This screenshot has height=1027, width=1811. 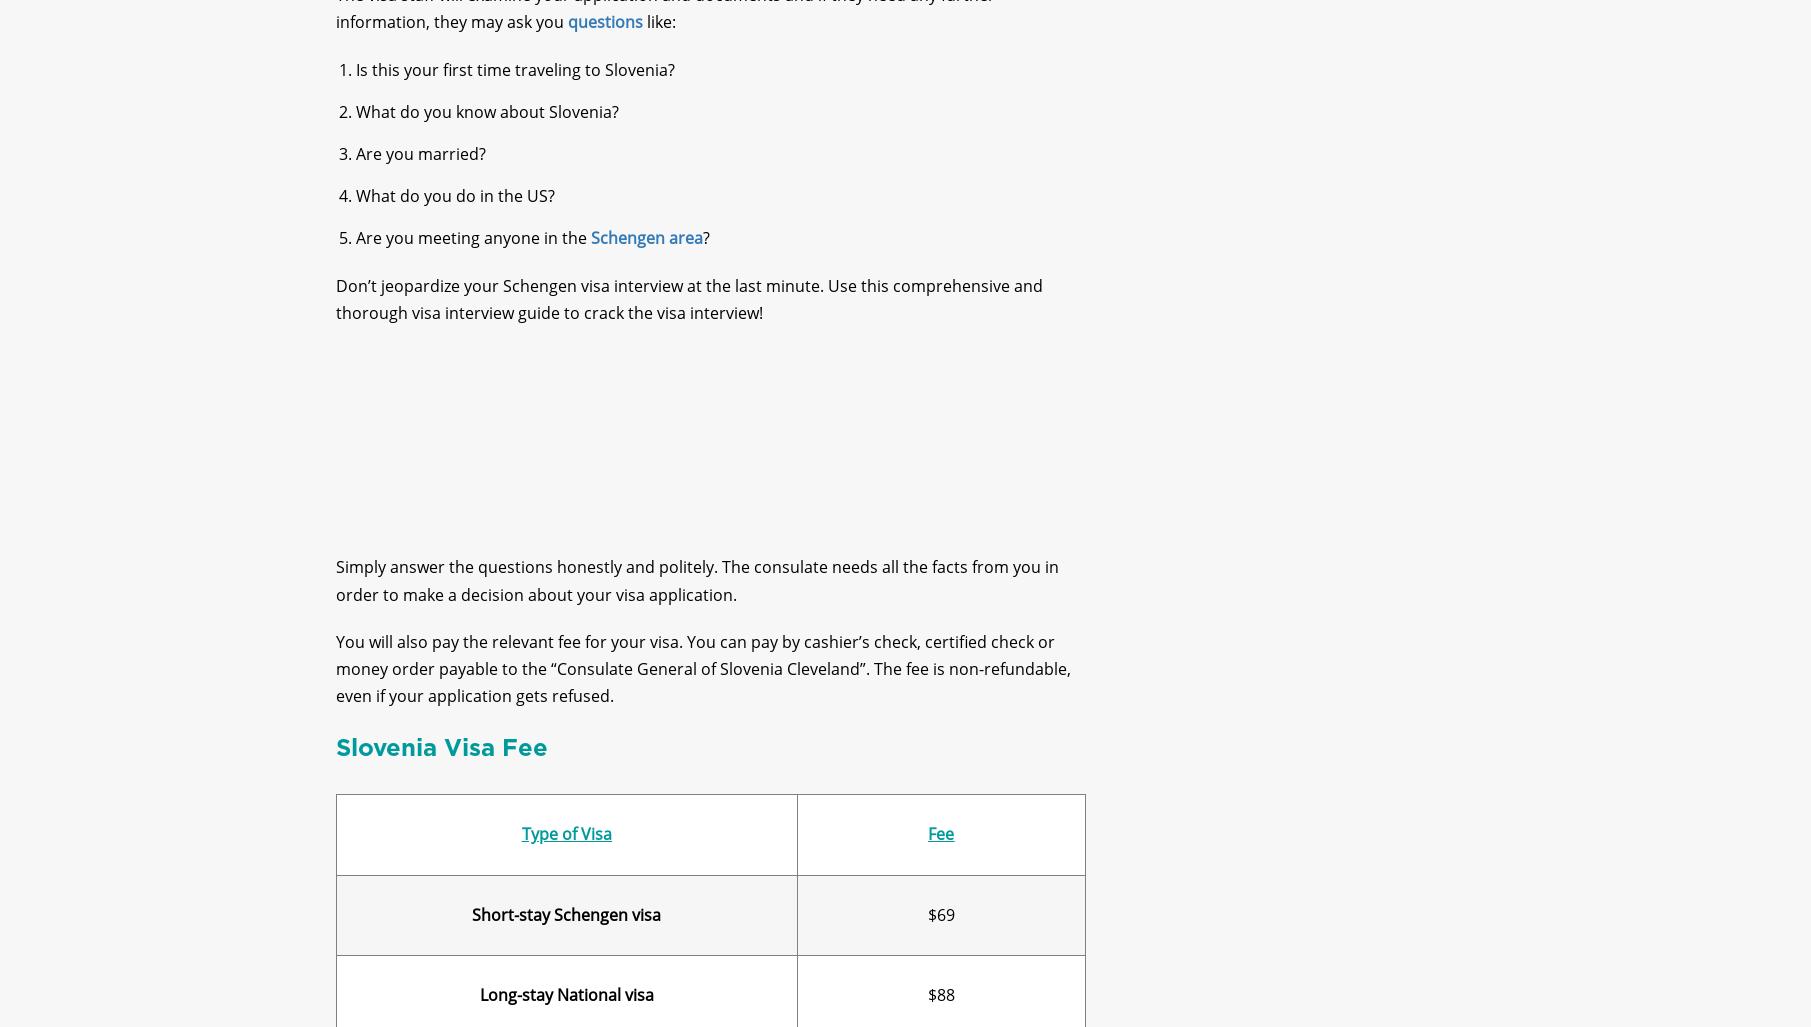 What do you see at coordinates (604, 39) in the screenshot?
I see `'questions'` at bounding box center [604, 39].